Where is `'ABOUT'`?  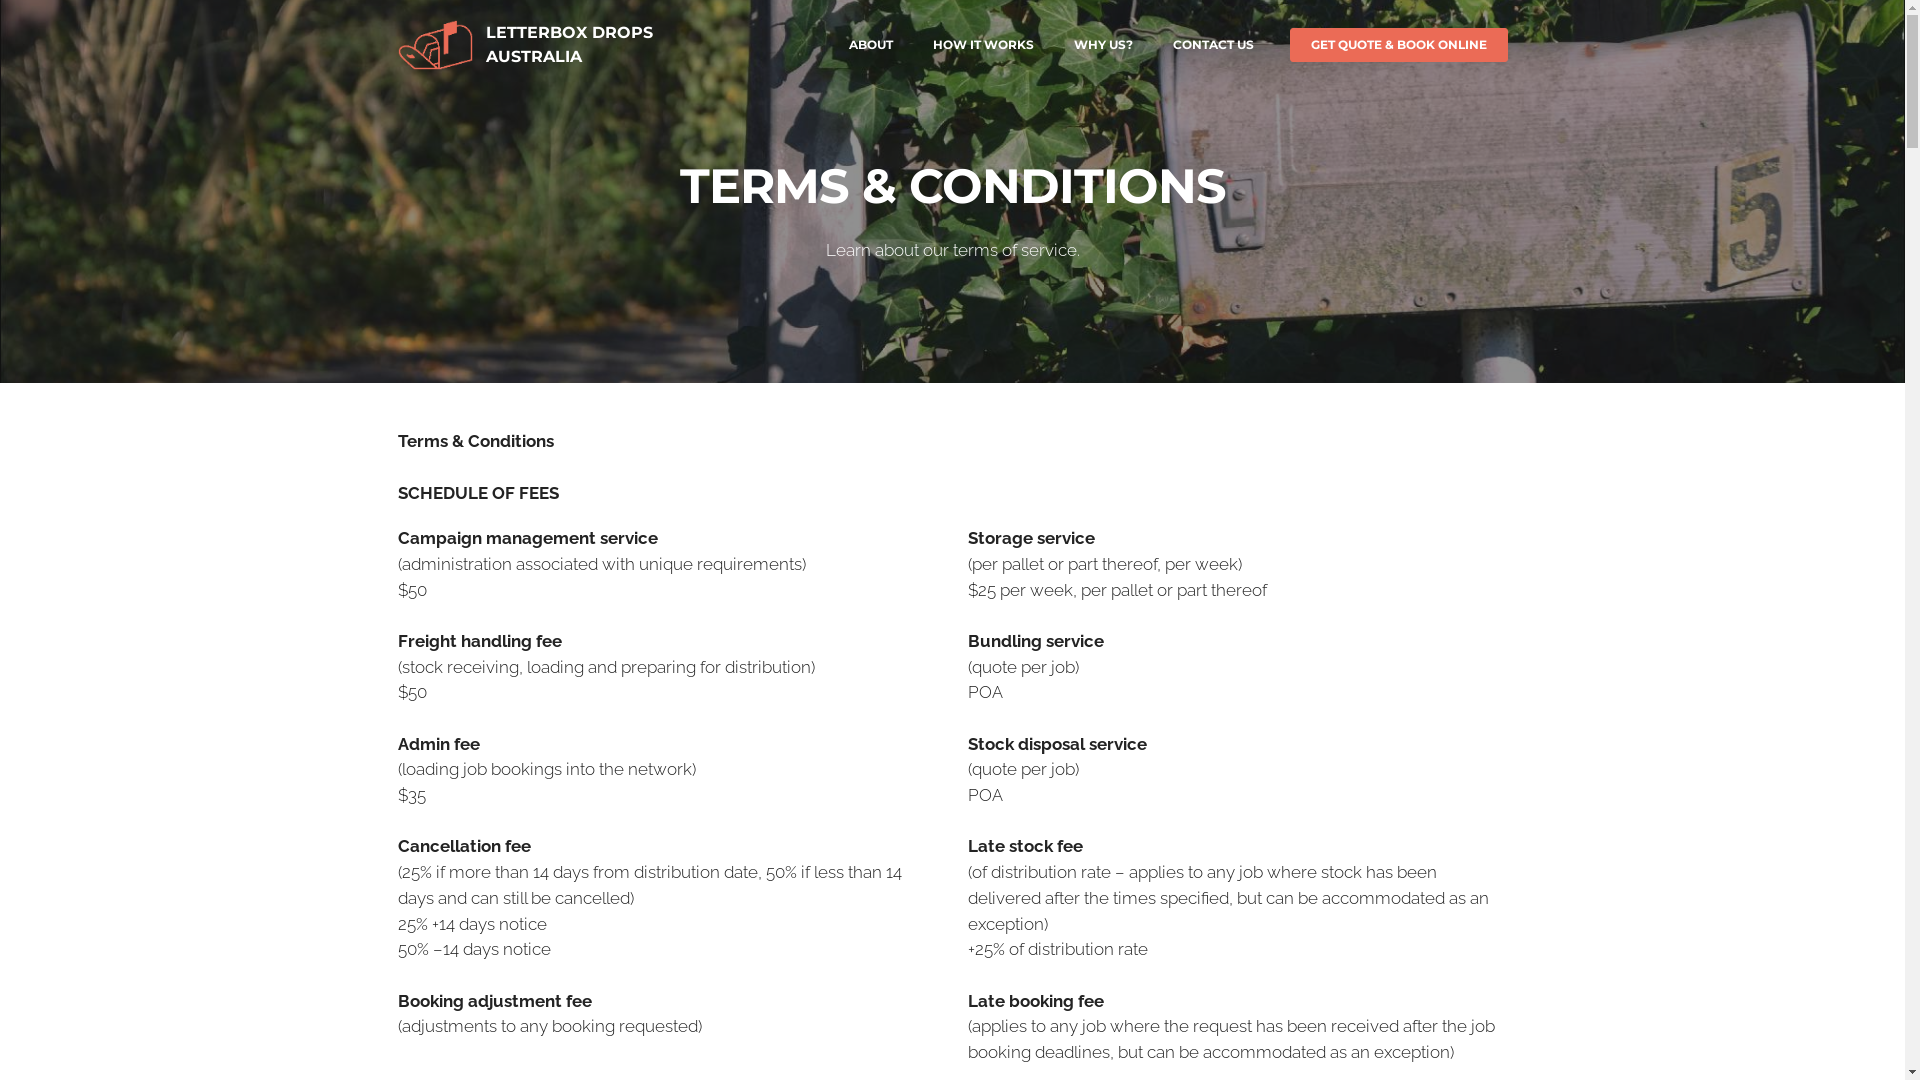 'ABOUT' is located at coordinates (869, 45).